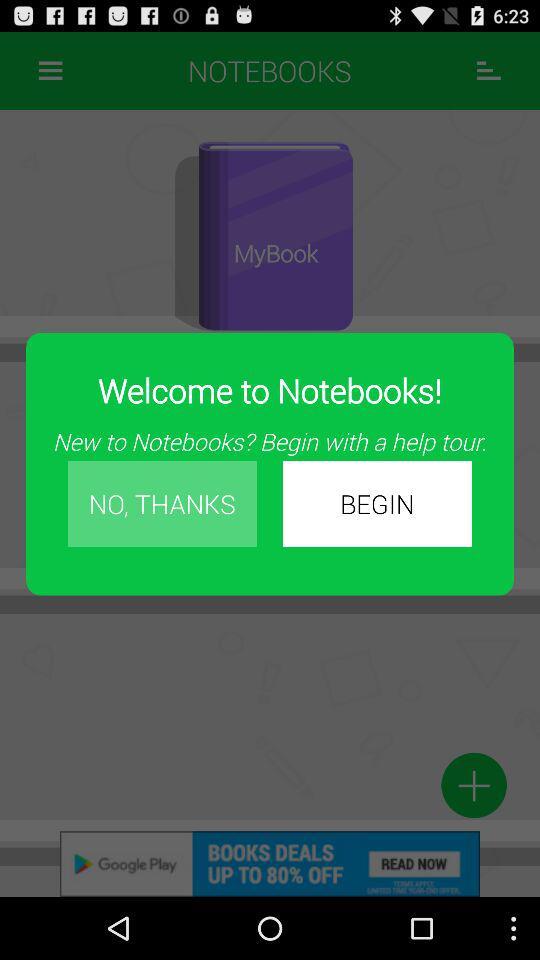 The width and height of the screenshot is (540, 960). Describe the element at coordinates (50, 75) in the screenshot. I see `the menu icon` at that location.